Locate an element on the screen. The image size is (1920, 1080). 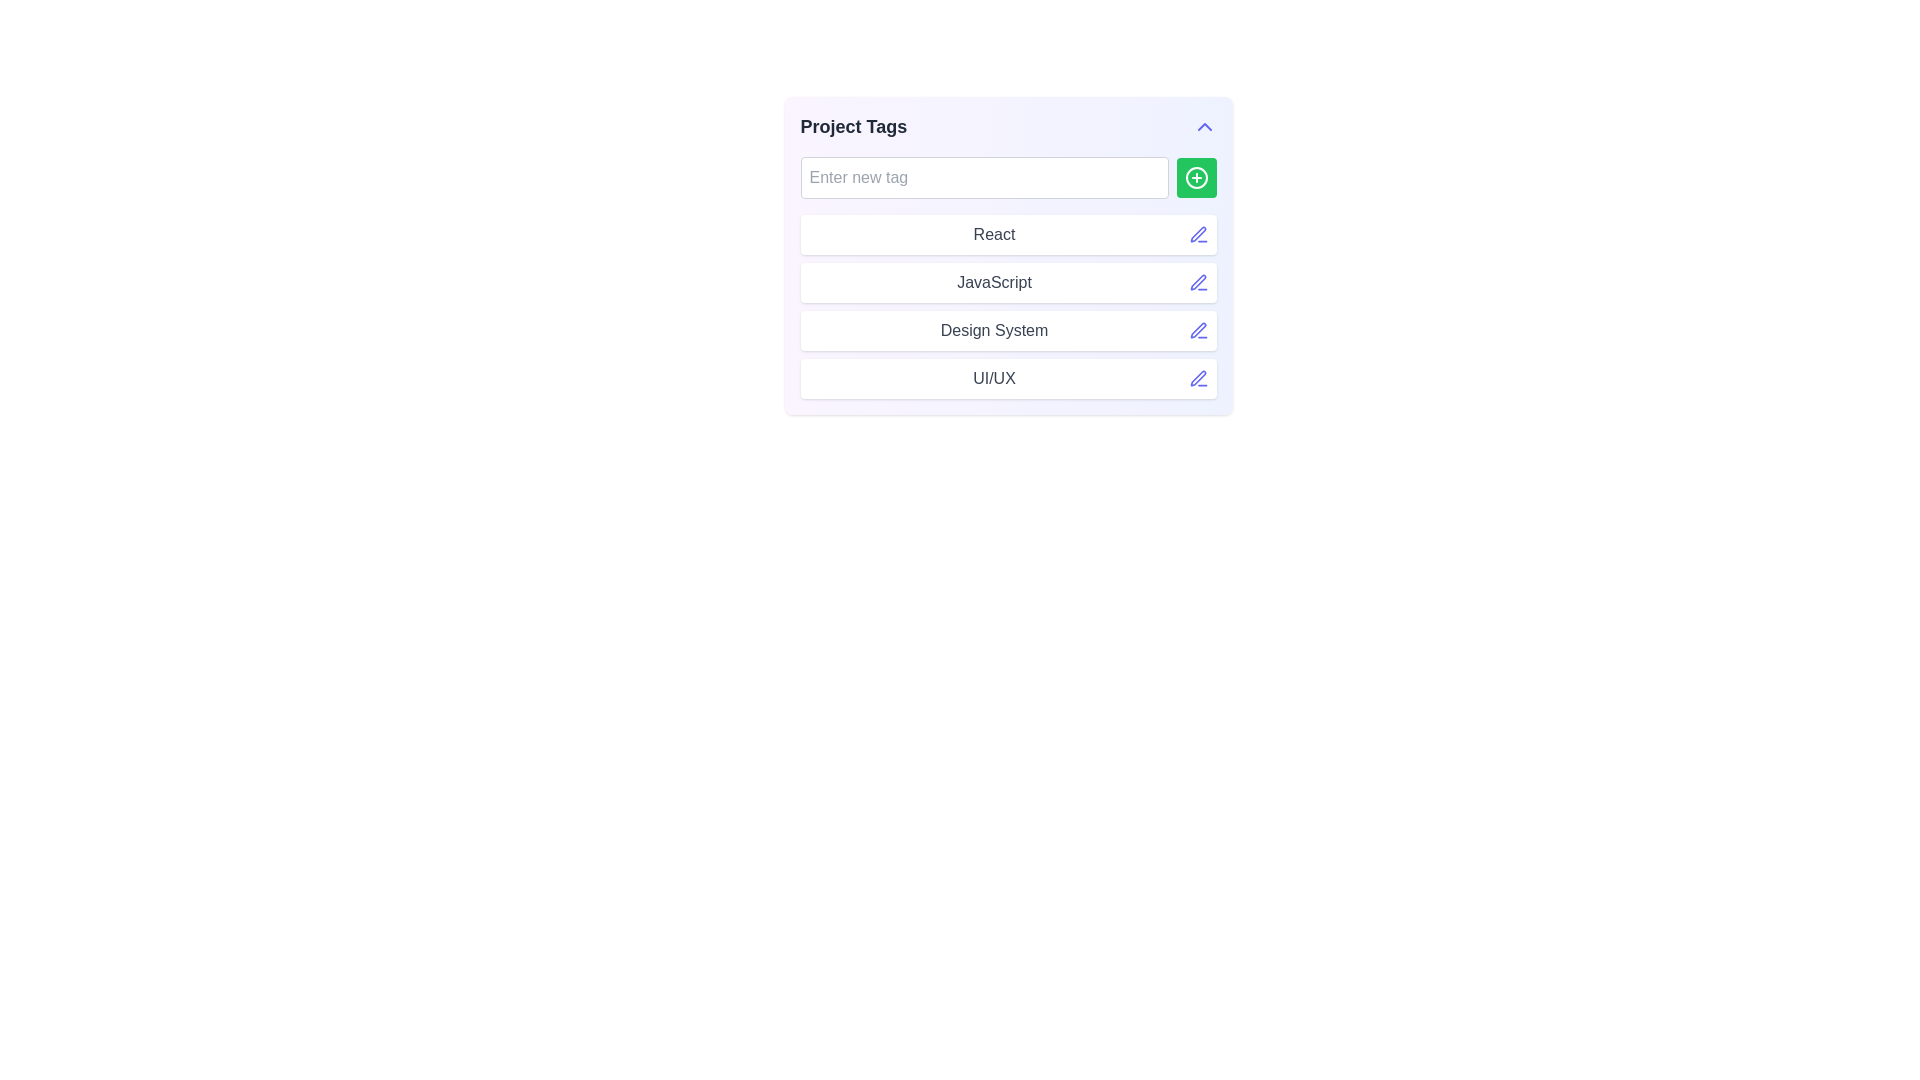
the action button located to the right of the input field for adding a new project tag in the 'Project Tags' panel is located at coordinates (1196, 176).